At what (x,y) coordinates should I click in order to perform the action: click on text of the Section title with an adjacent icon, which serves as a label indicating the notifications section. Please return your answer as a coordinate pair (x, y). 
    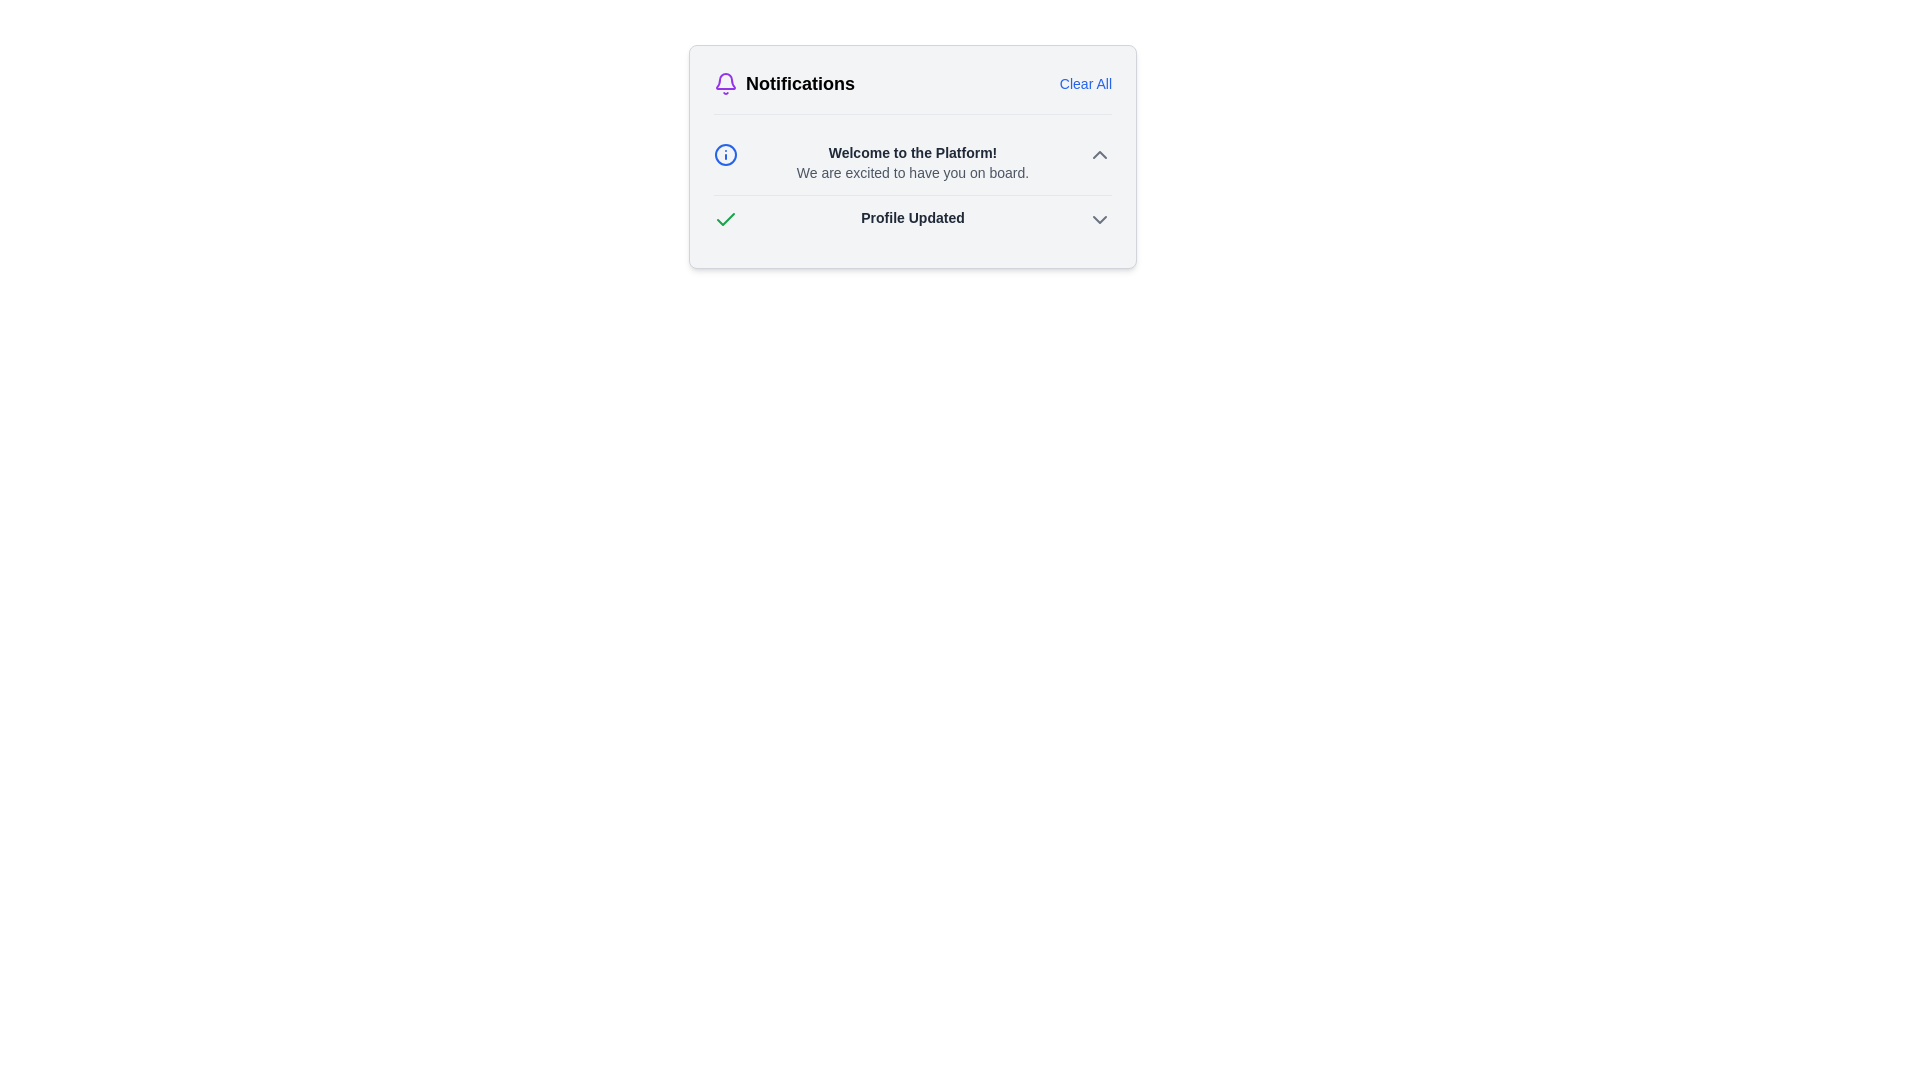
    Looking at the image, I should click on (783, 83).